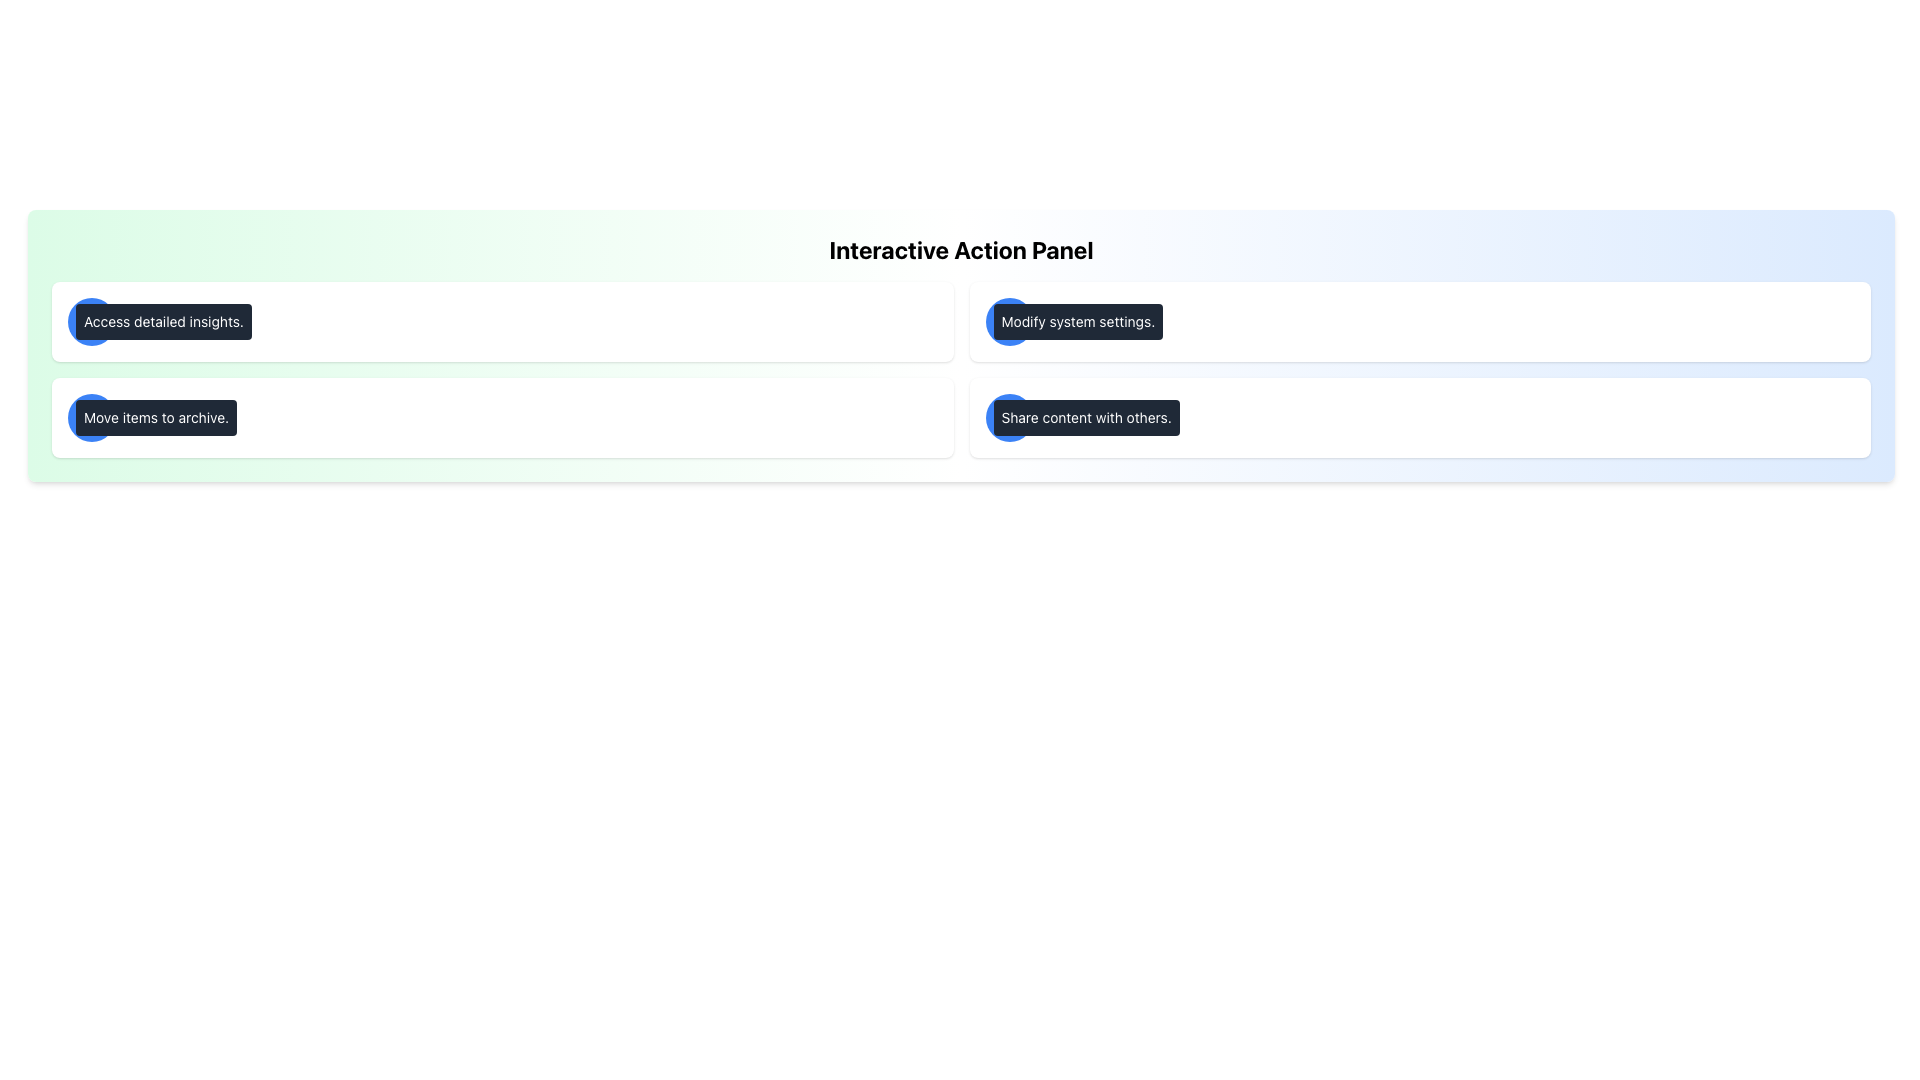 The width and height of the screenshot is (1920, 1080). I want to click on the sharing icon located in the bottom row, second column of the interactive panel to share content, so click(1009, 416).